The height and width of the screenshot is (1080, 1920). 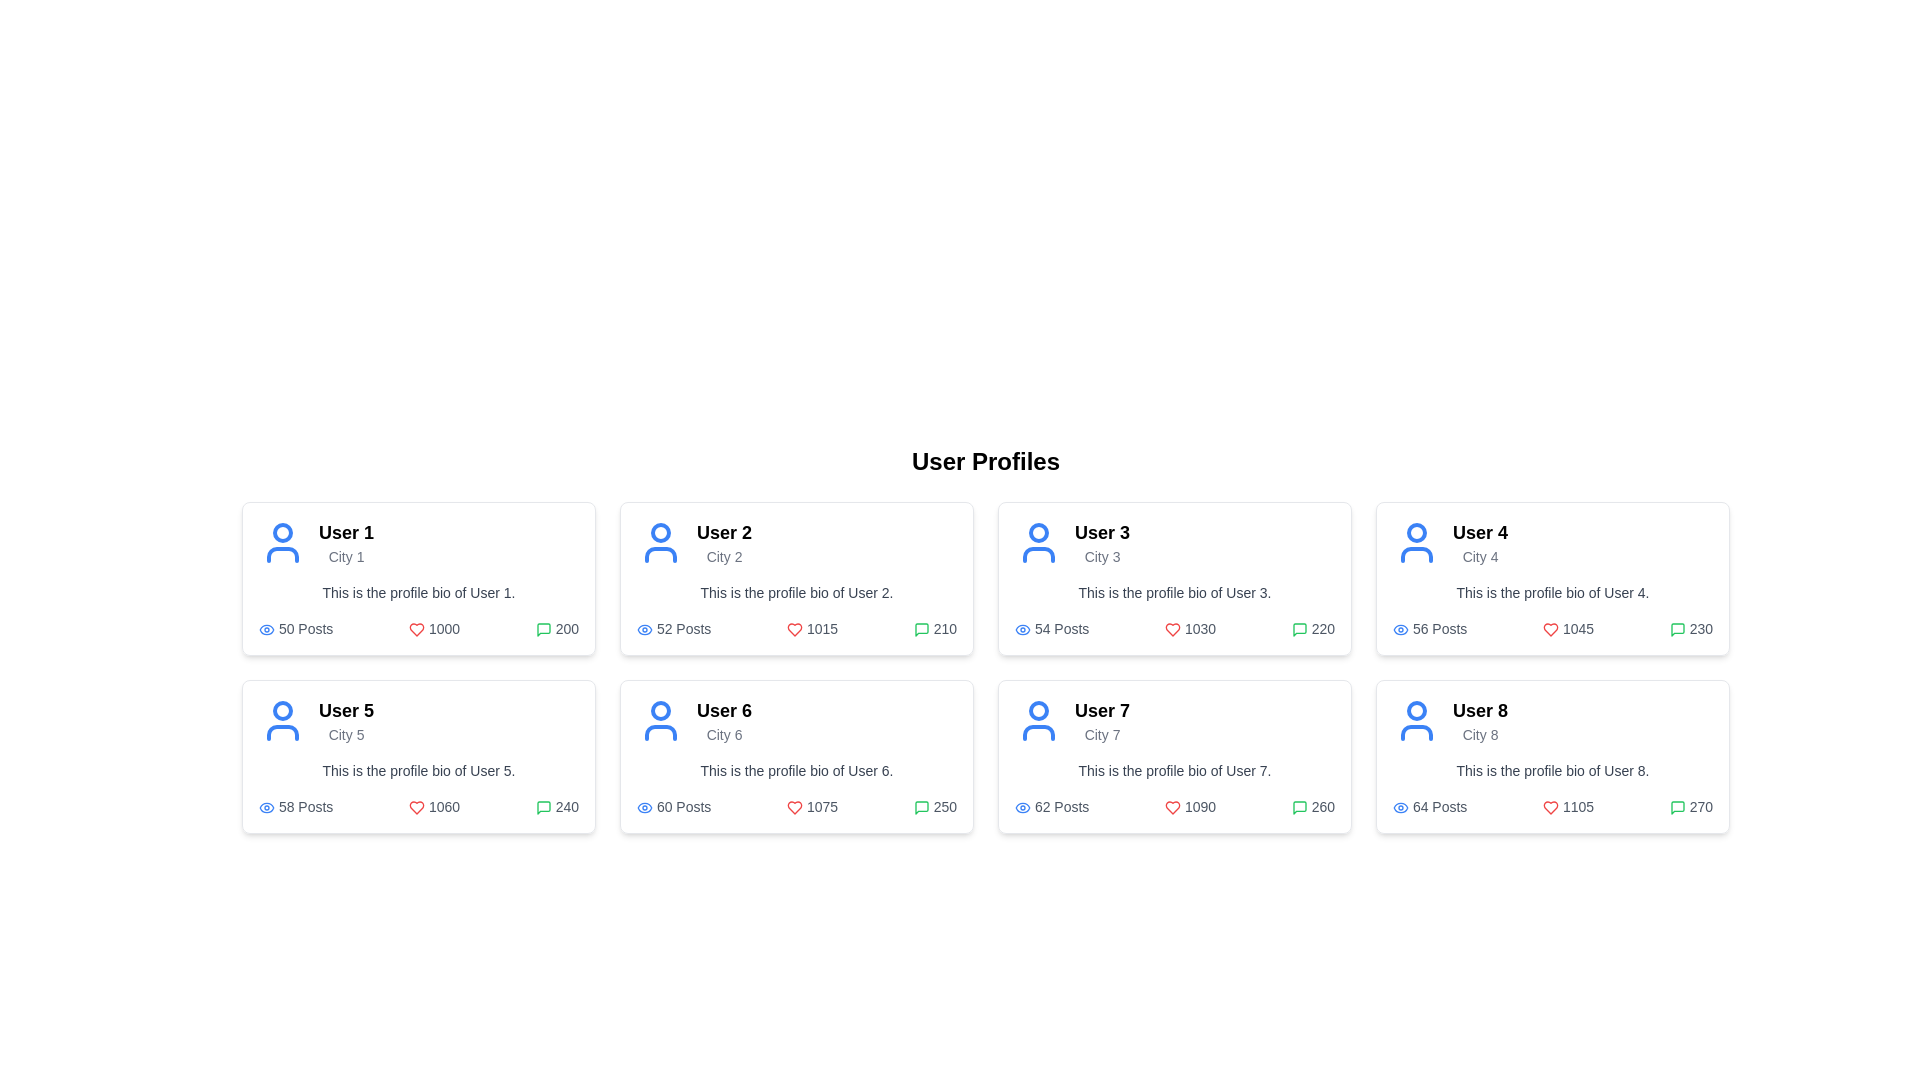 What do you see at coordinates (795, 627) in the screenshot?
I see `the user statistics summary element displaying '52 Posts', '1015', and '210' counts with associated icons, located at the bottom of the card for 'User 2'` at bounding box center [795, 627].